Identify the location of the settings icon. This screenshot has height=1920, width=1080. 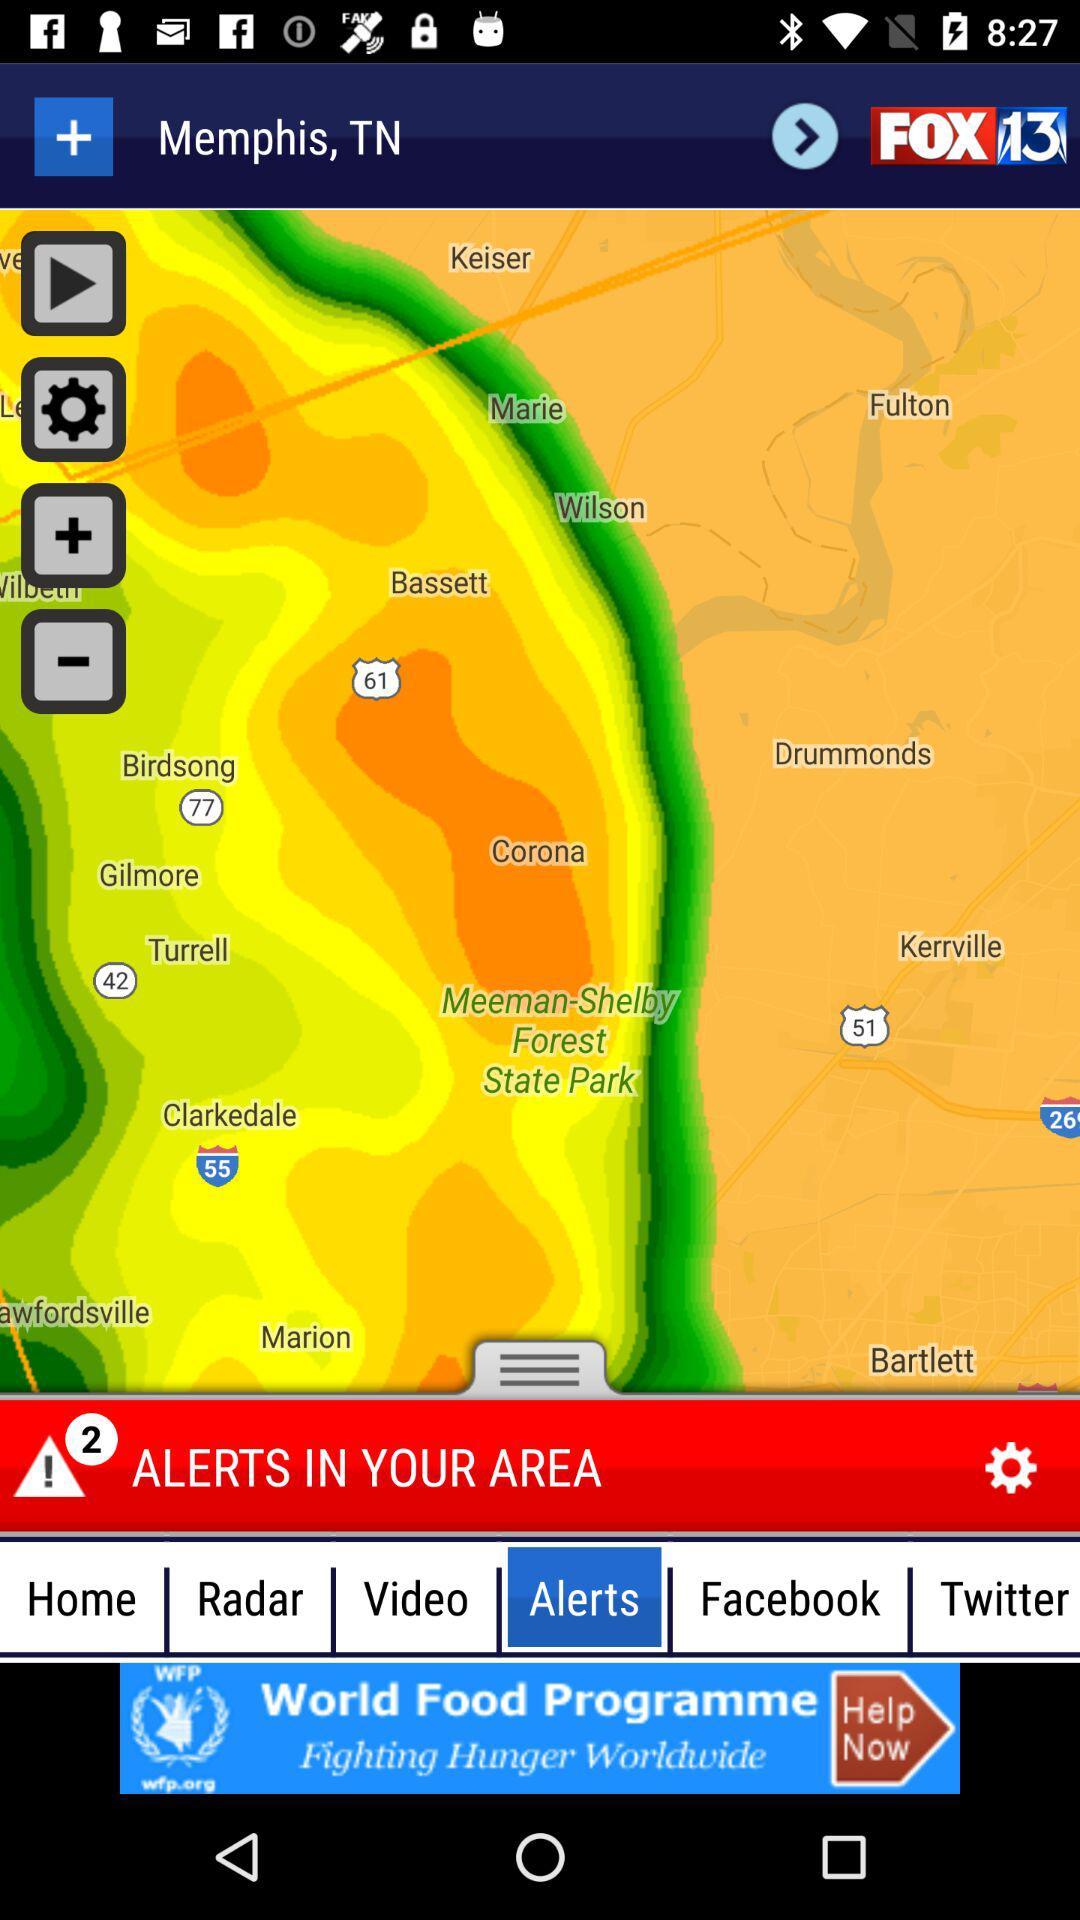
(1011, 1468).